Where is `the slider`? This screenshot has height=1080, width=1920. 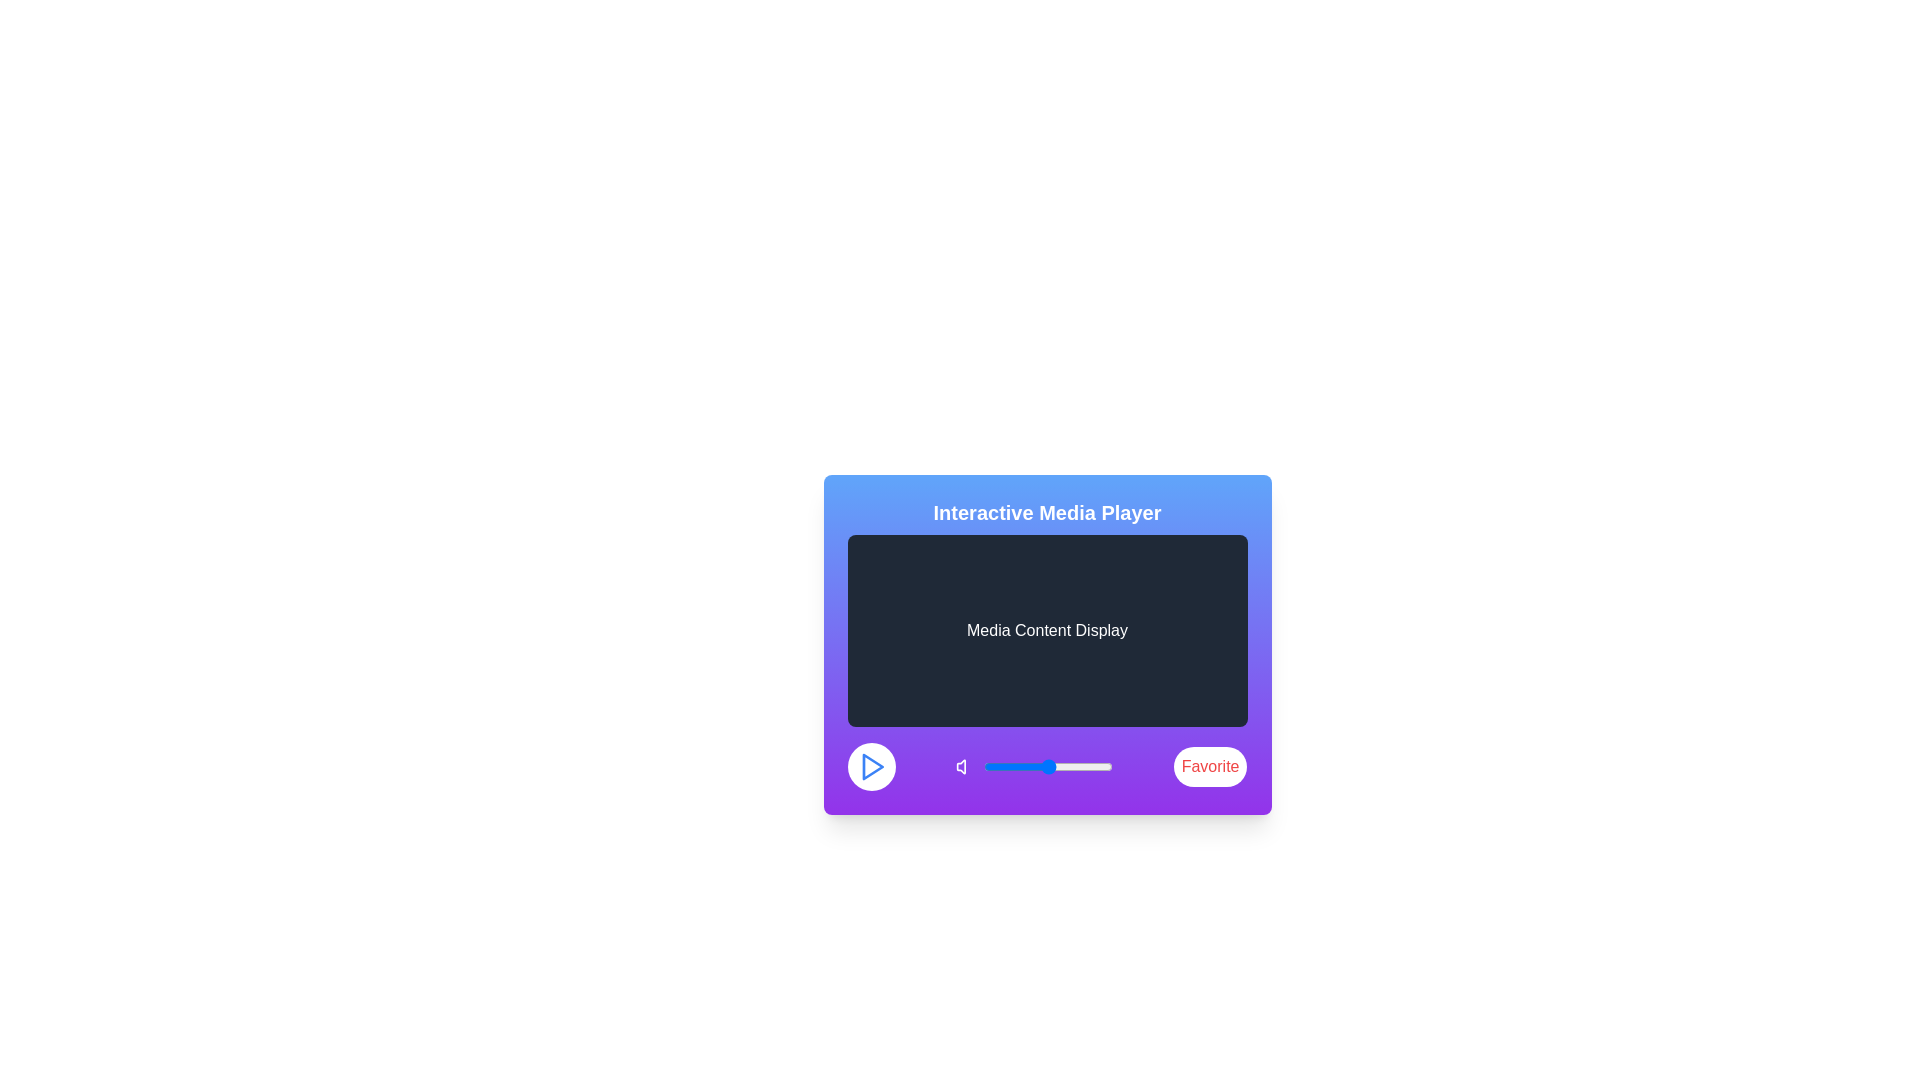
the slider is located at coordinates (1050, 766).